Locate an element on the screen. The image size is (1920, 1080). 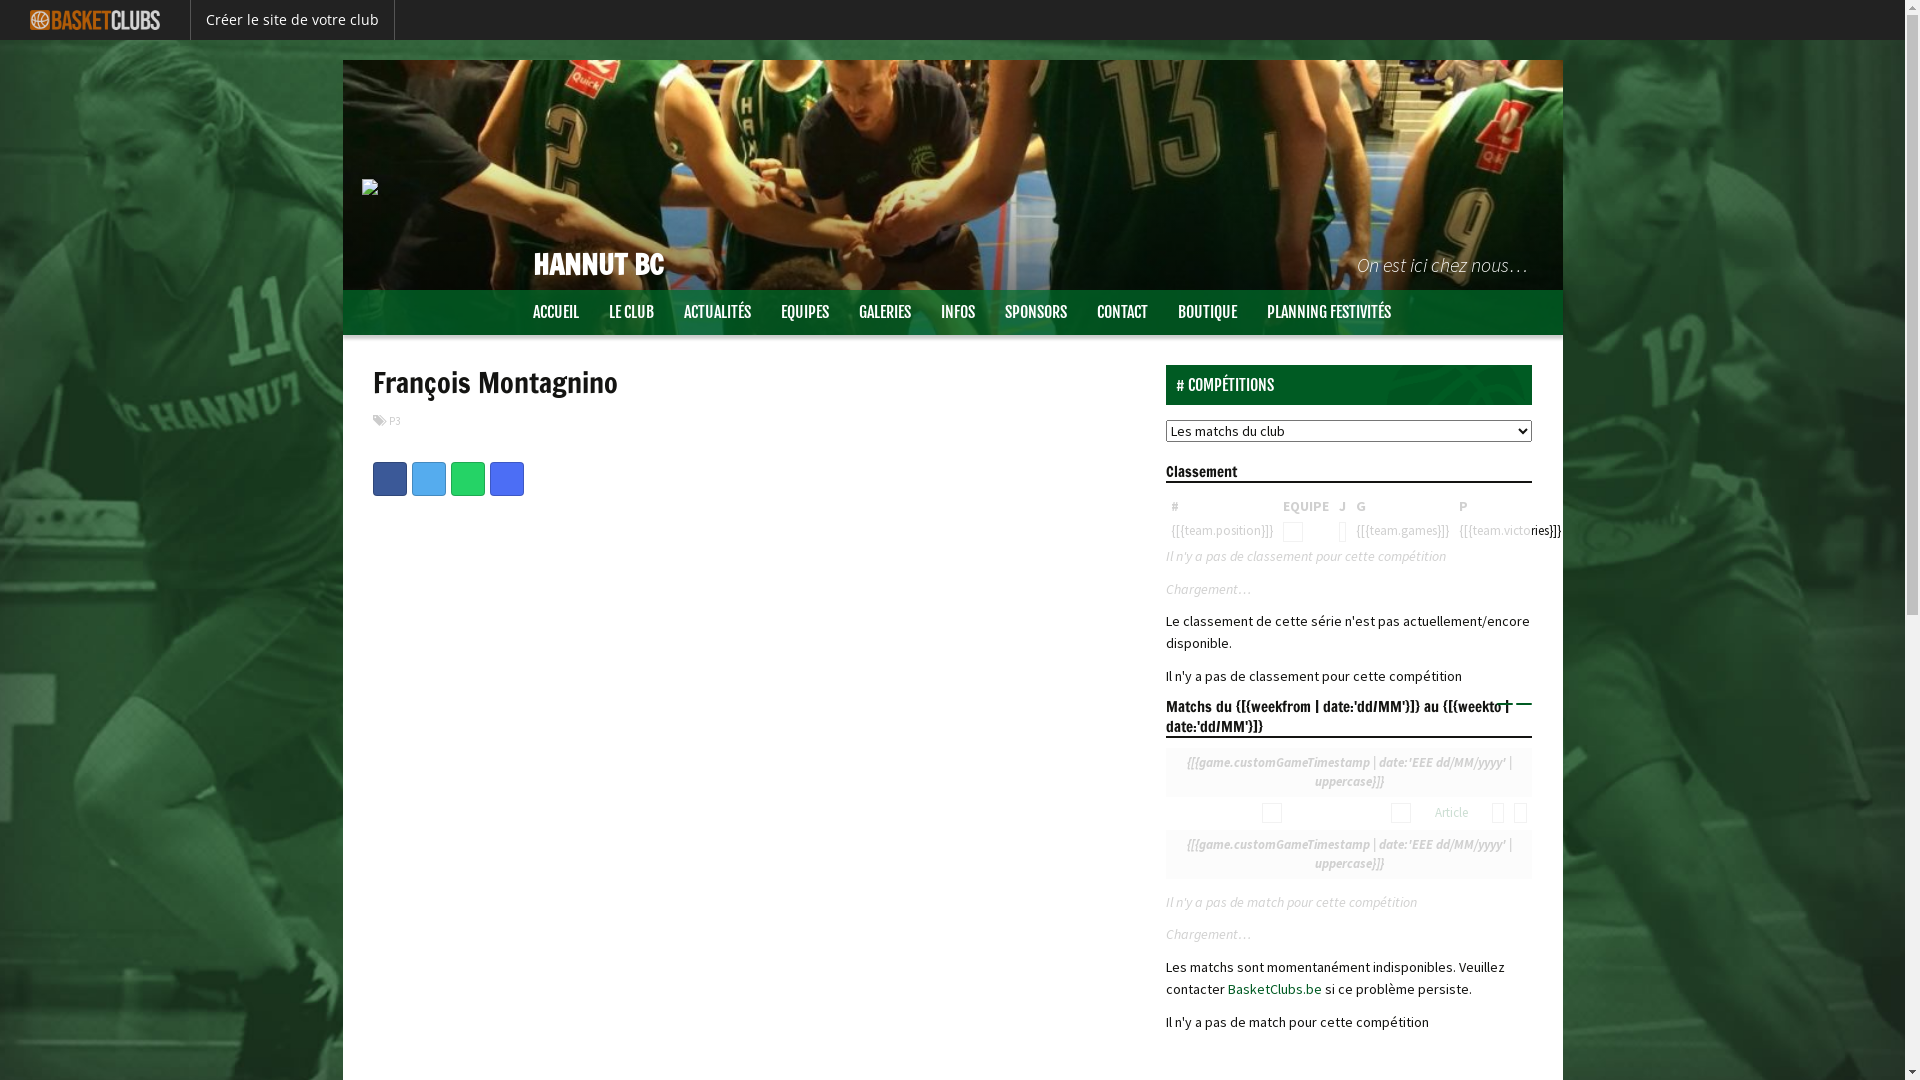
'GALERIES' is located at coordinates (883, 312).